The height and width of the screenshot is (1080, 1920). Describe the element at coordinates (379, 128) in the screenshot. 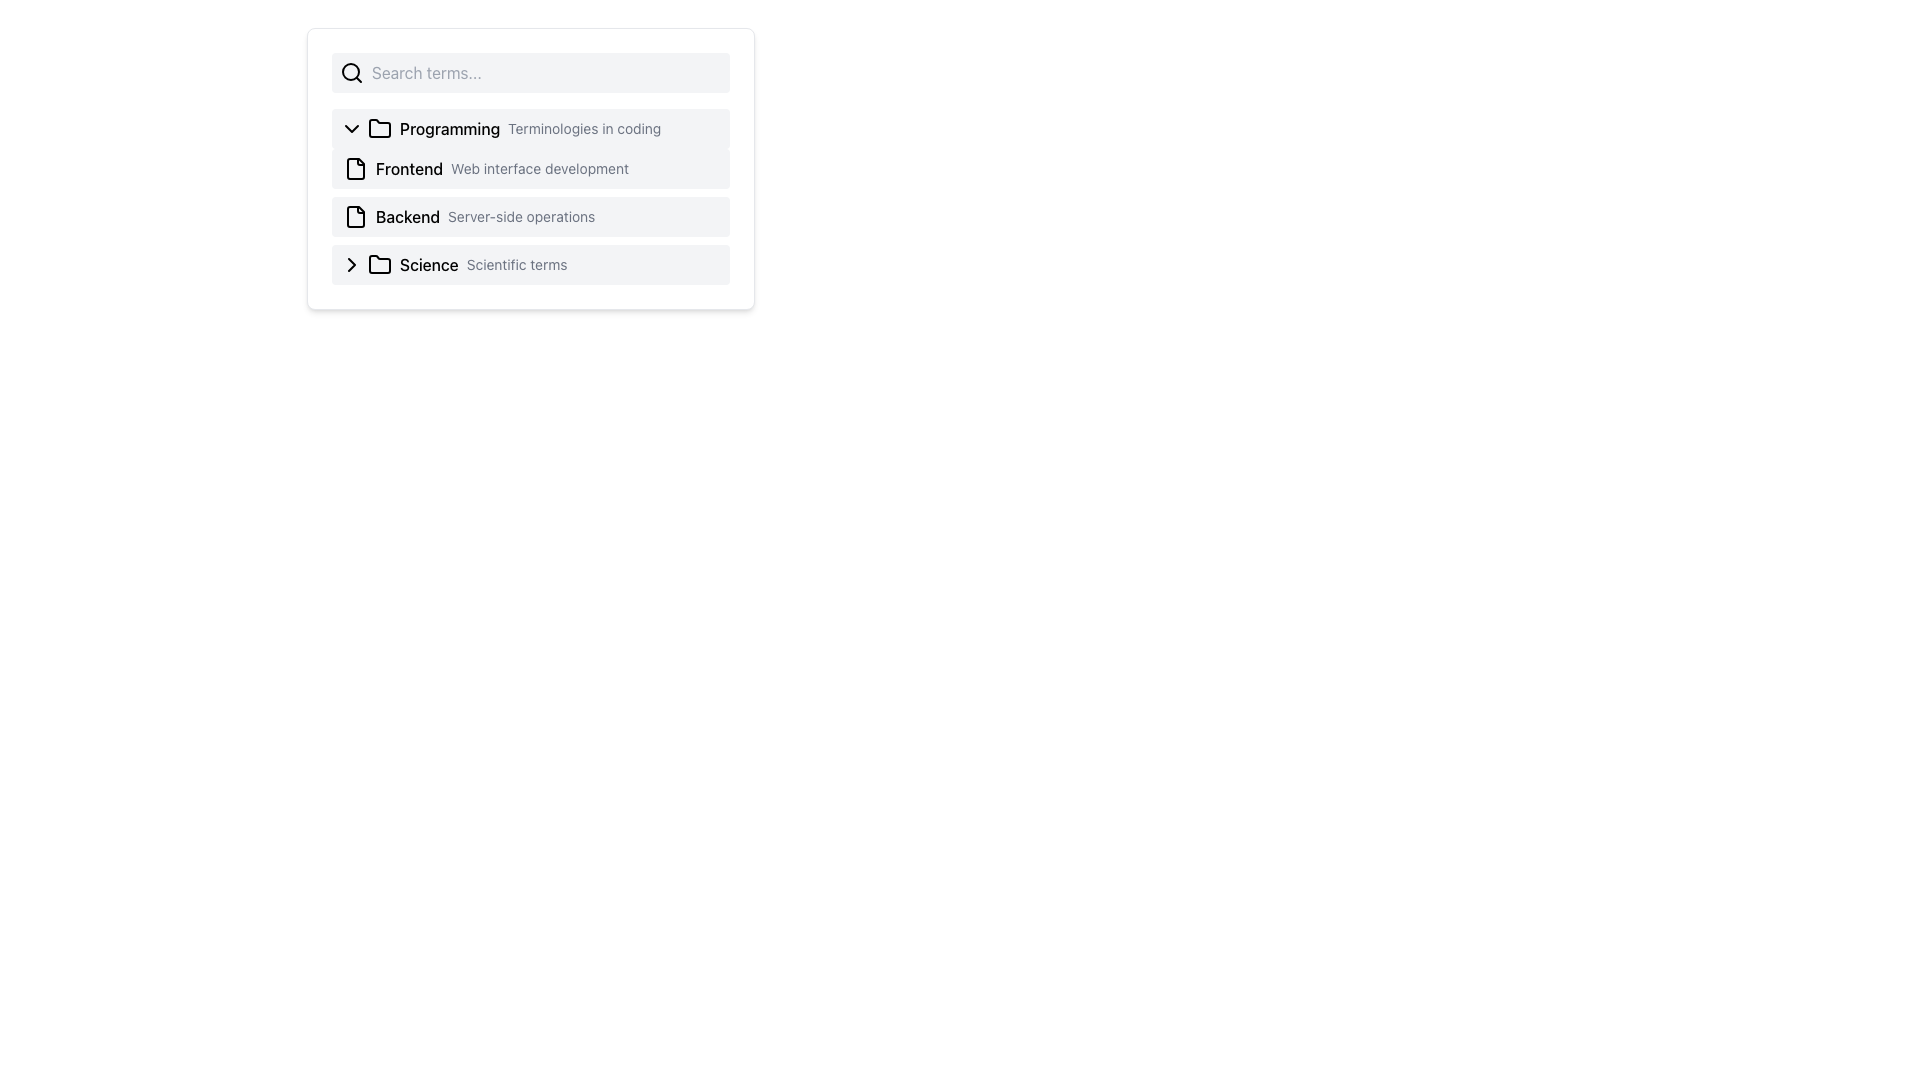

I see `the small folder icon located to the left of the 'Programming' title text in the dropdown menu titled 'Search terms'` at that location.